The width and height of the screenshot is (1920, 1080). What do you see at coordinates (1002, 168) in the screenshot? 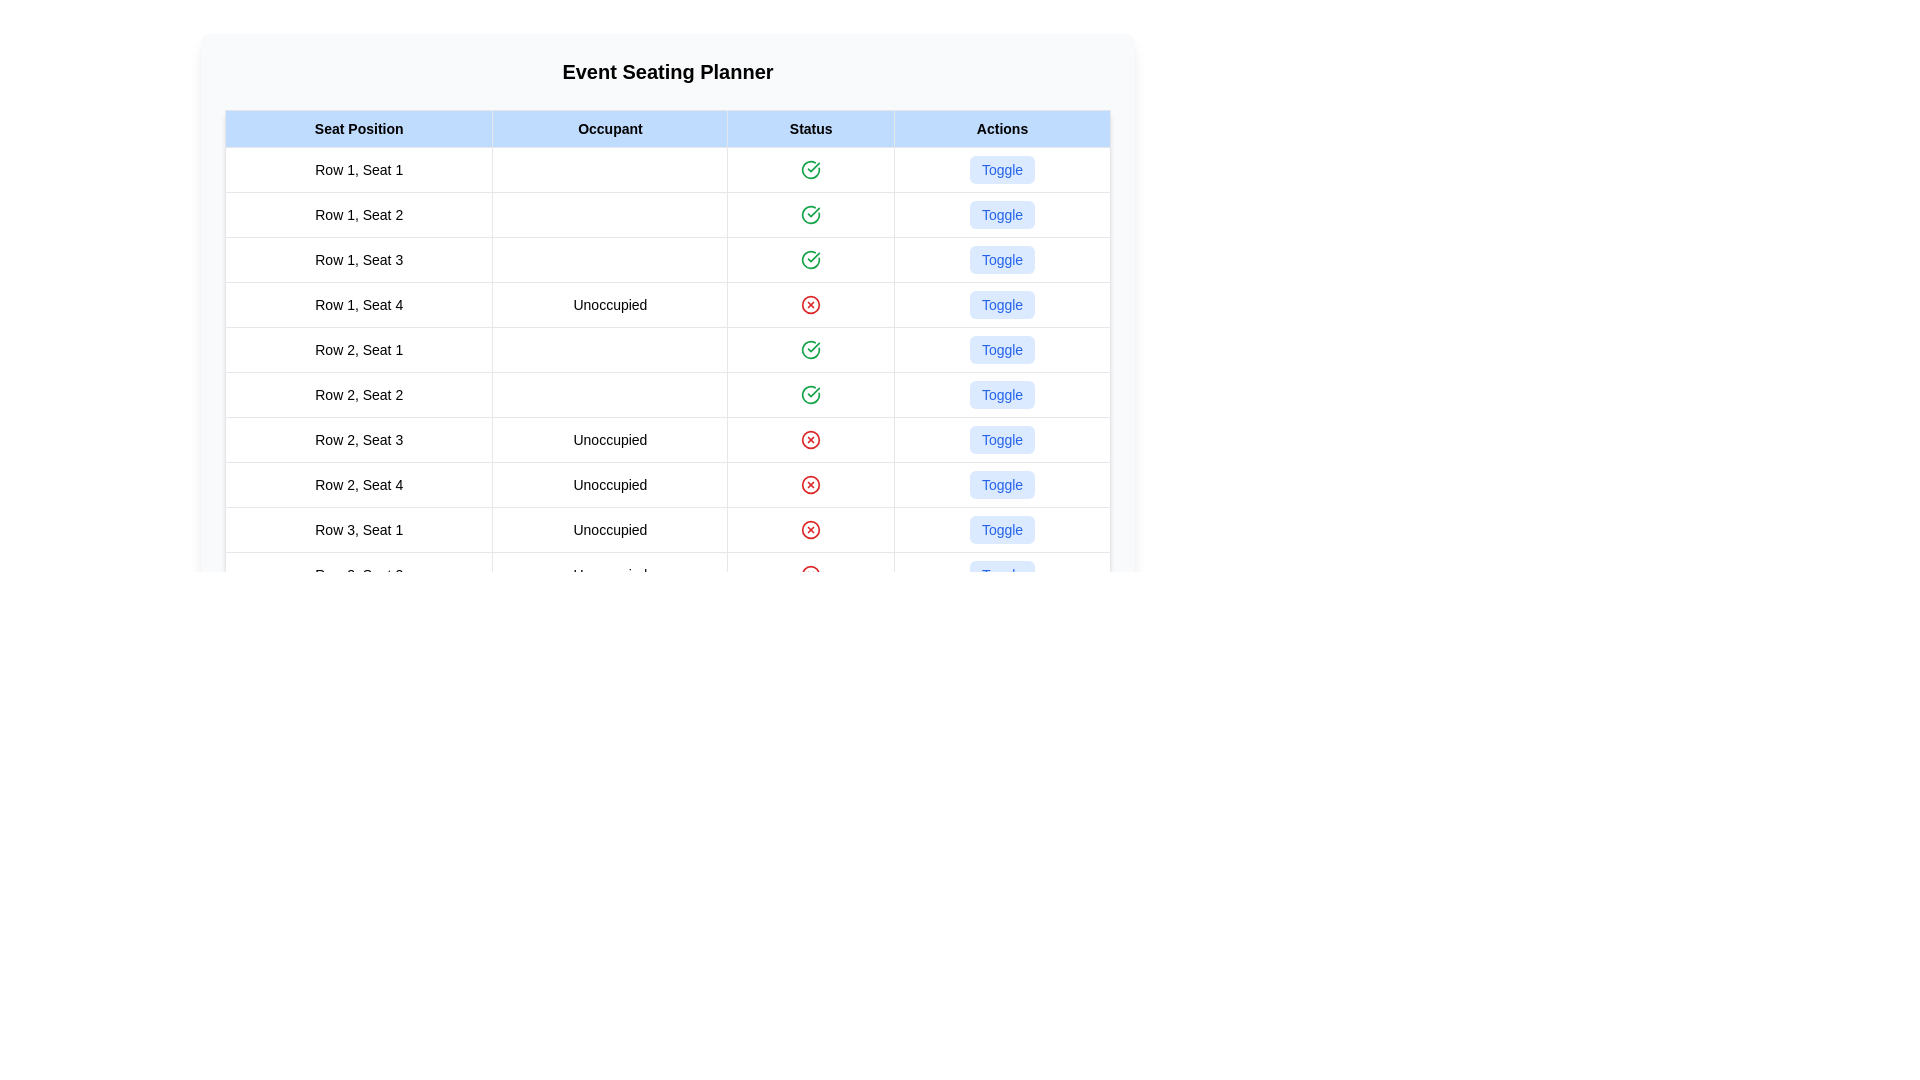
I see `the toggle button in the 'Actions' column under 'Event Seating Planner' for 'Row 1, Seat 1' to observe the visual change` at bounding box center [1002, 168].